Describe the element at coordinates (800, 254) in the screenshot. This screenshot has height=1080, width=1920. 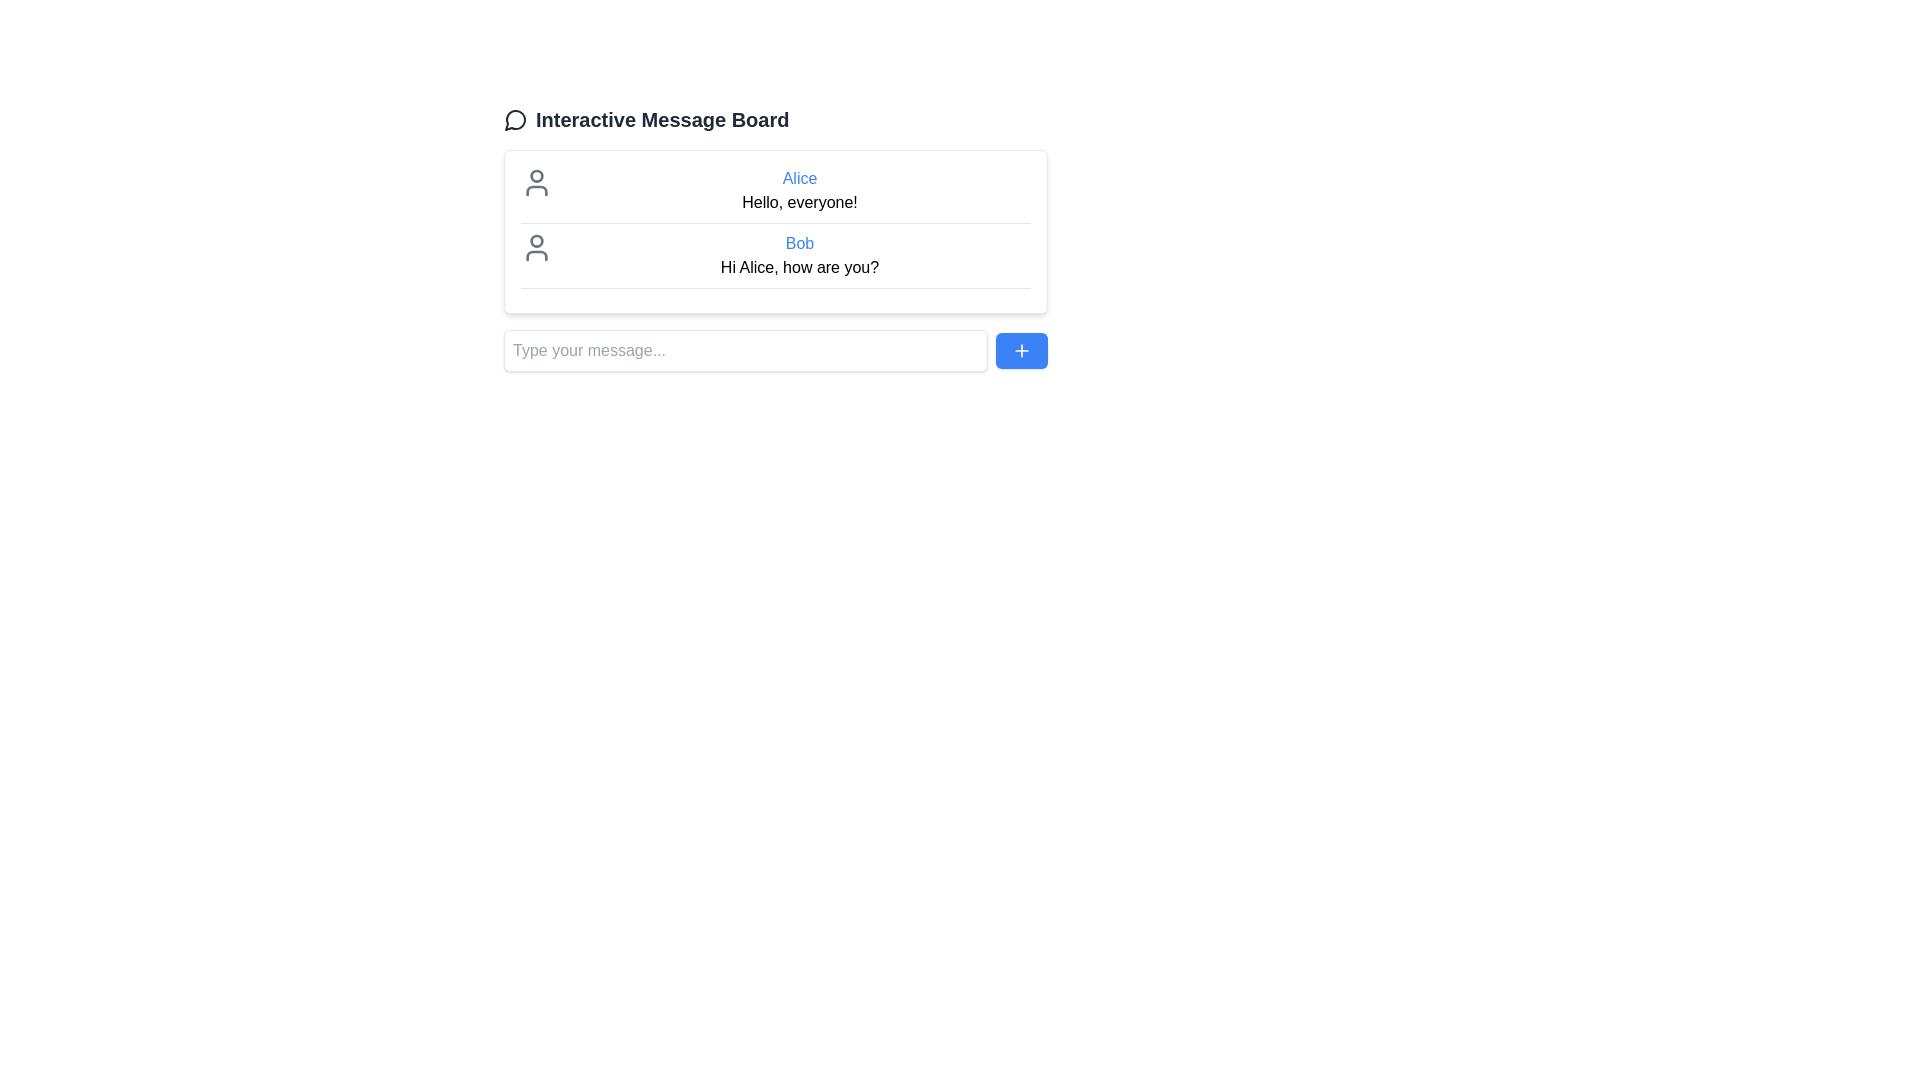
I see `the username 'Bob' in the chat message item` at that location.